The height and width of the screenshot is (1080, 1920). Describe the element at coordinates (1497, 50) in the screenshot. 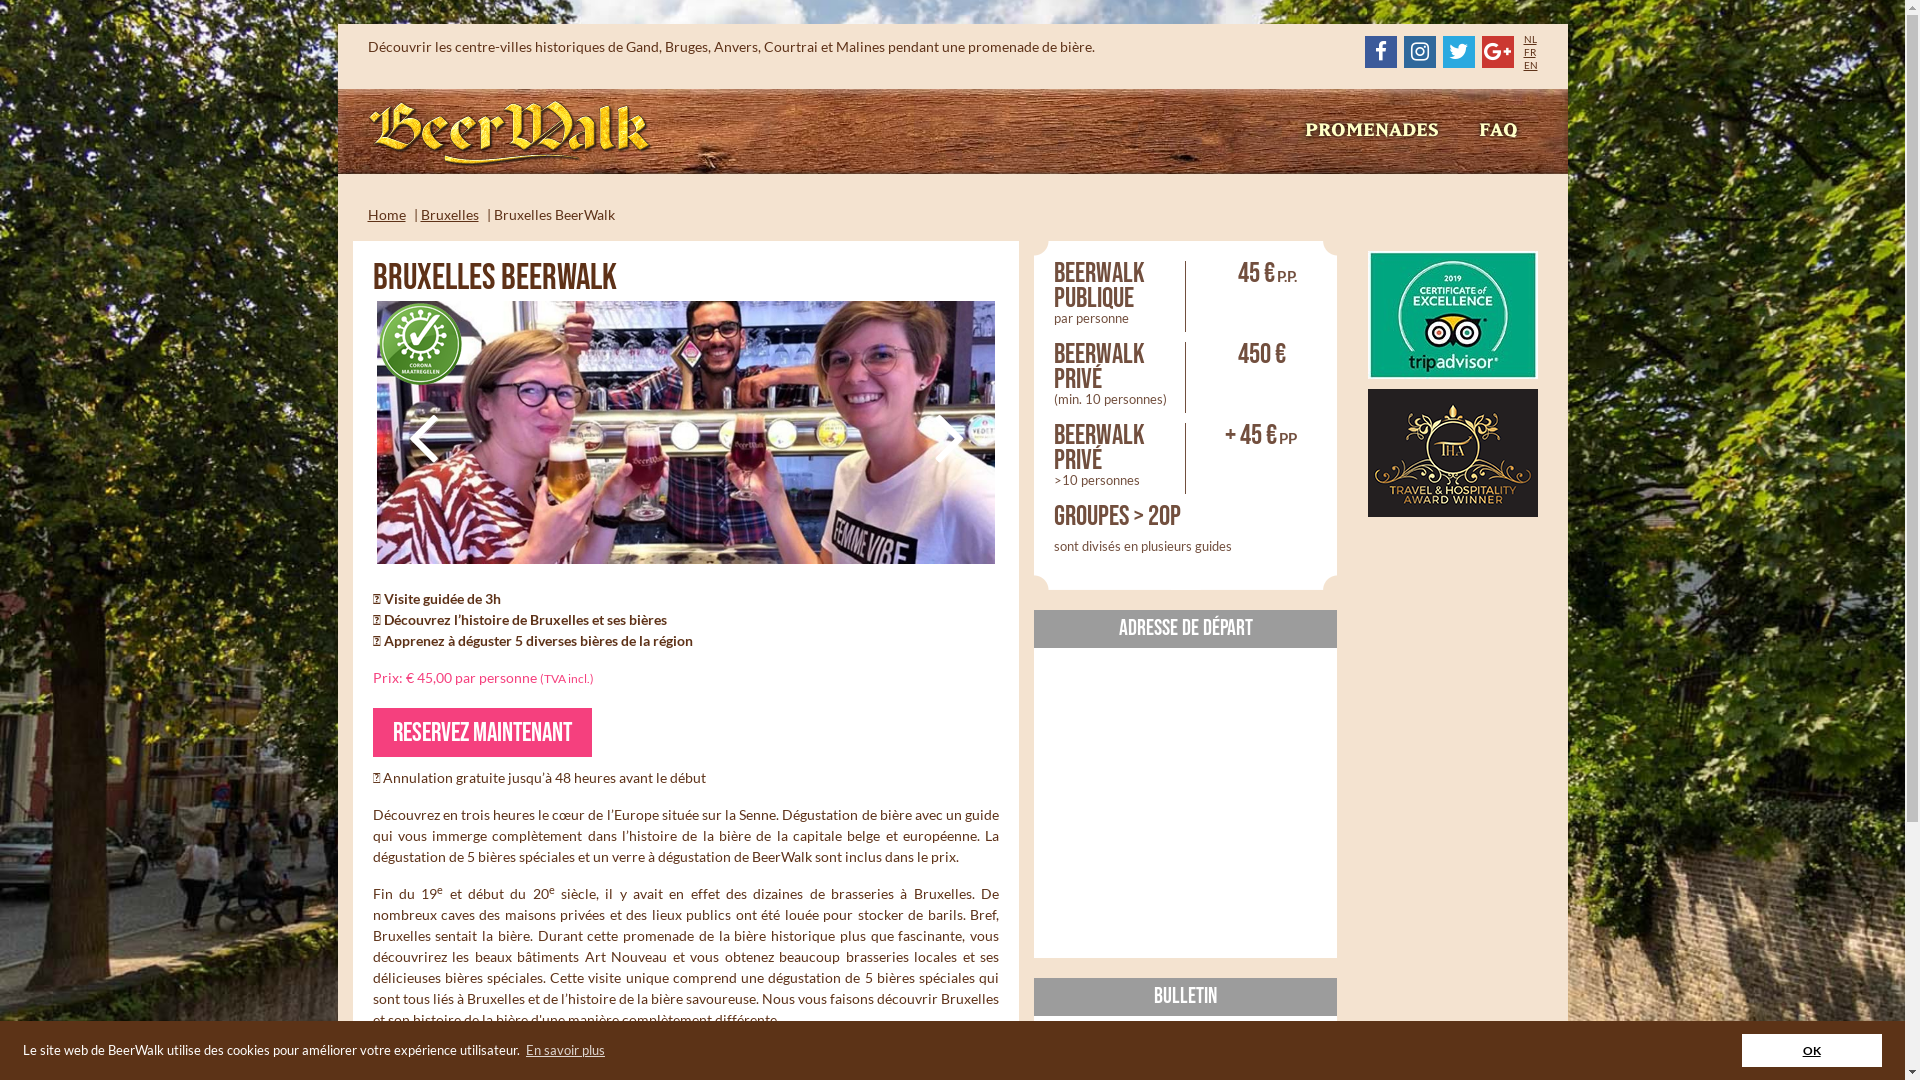

I see `'BeerWalk GooglePlus'` at that location.